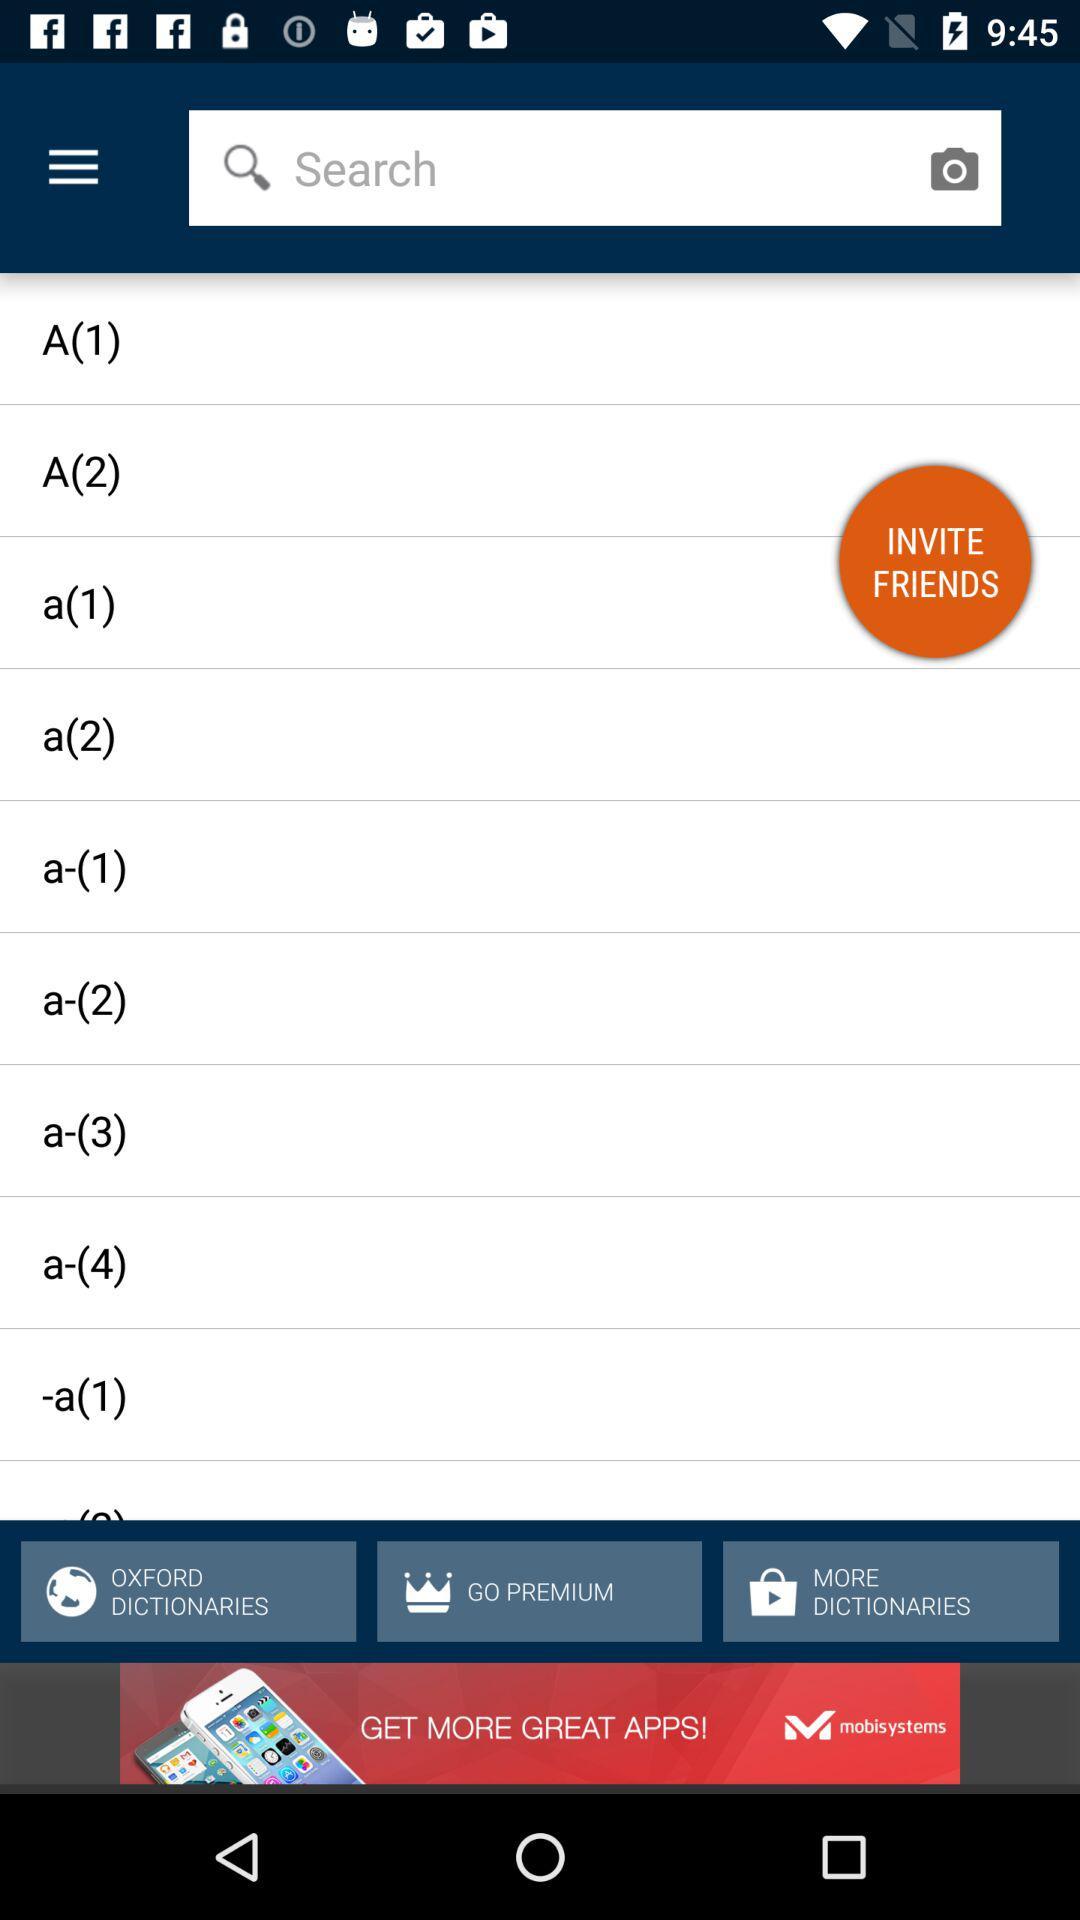  What do you see at coordinates (520, 1261) in the screenshot?
I see `item below the a-(3) item` at bounding box center [520, 1261].